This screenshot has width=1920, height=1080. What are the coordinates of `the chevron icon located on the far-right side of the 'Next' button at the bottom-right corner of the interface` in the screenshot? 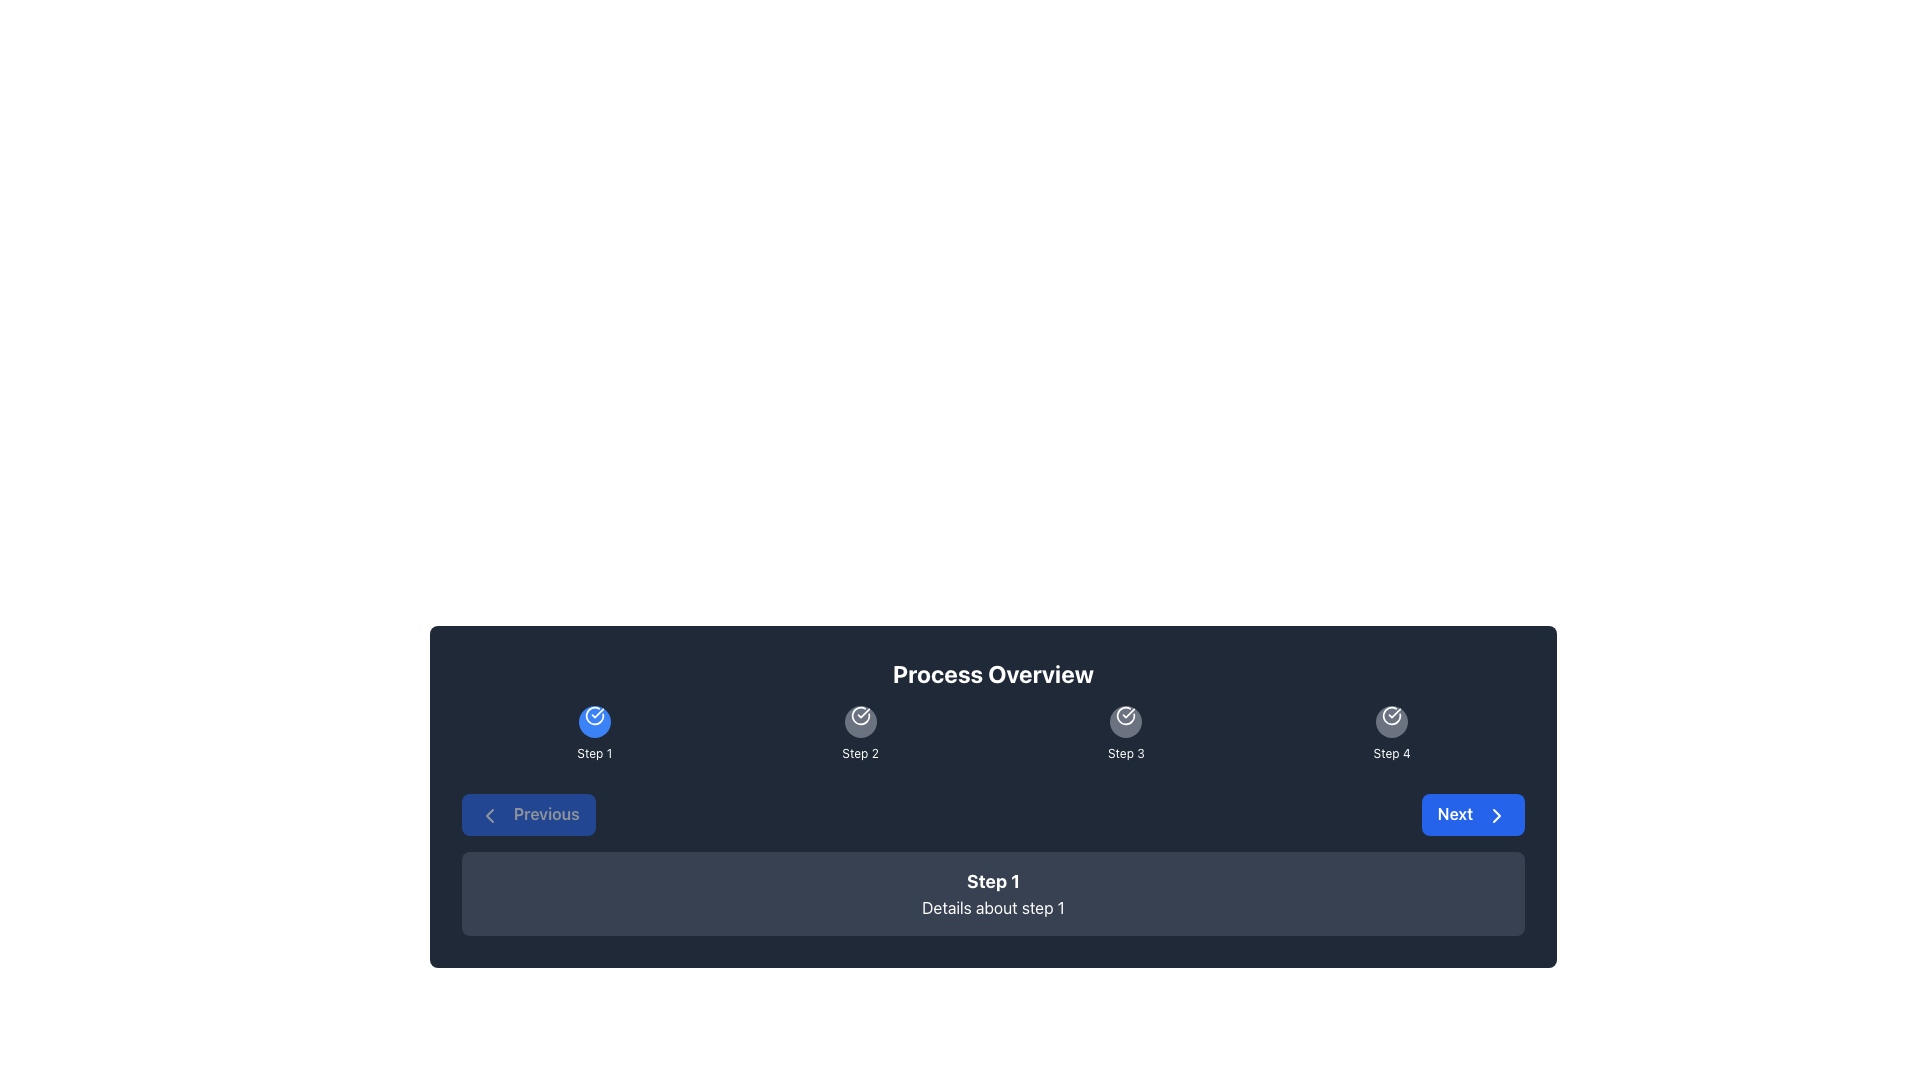 It's located at (1497, 814).